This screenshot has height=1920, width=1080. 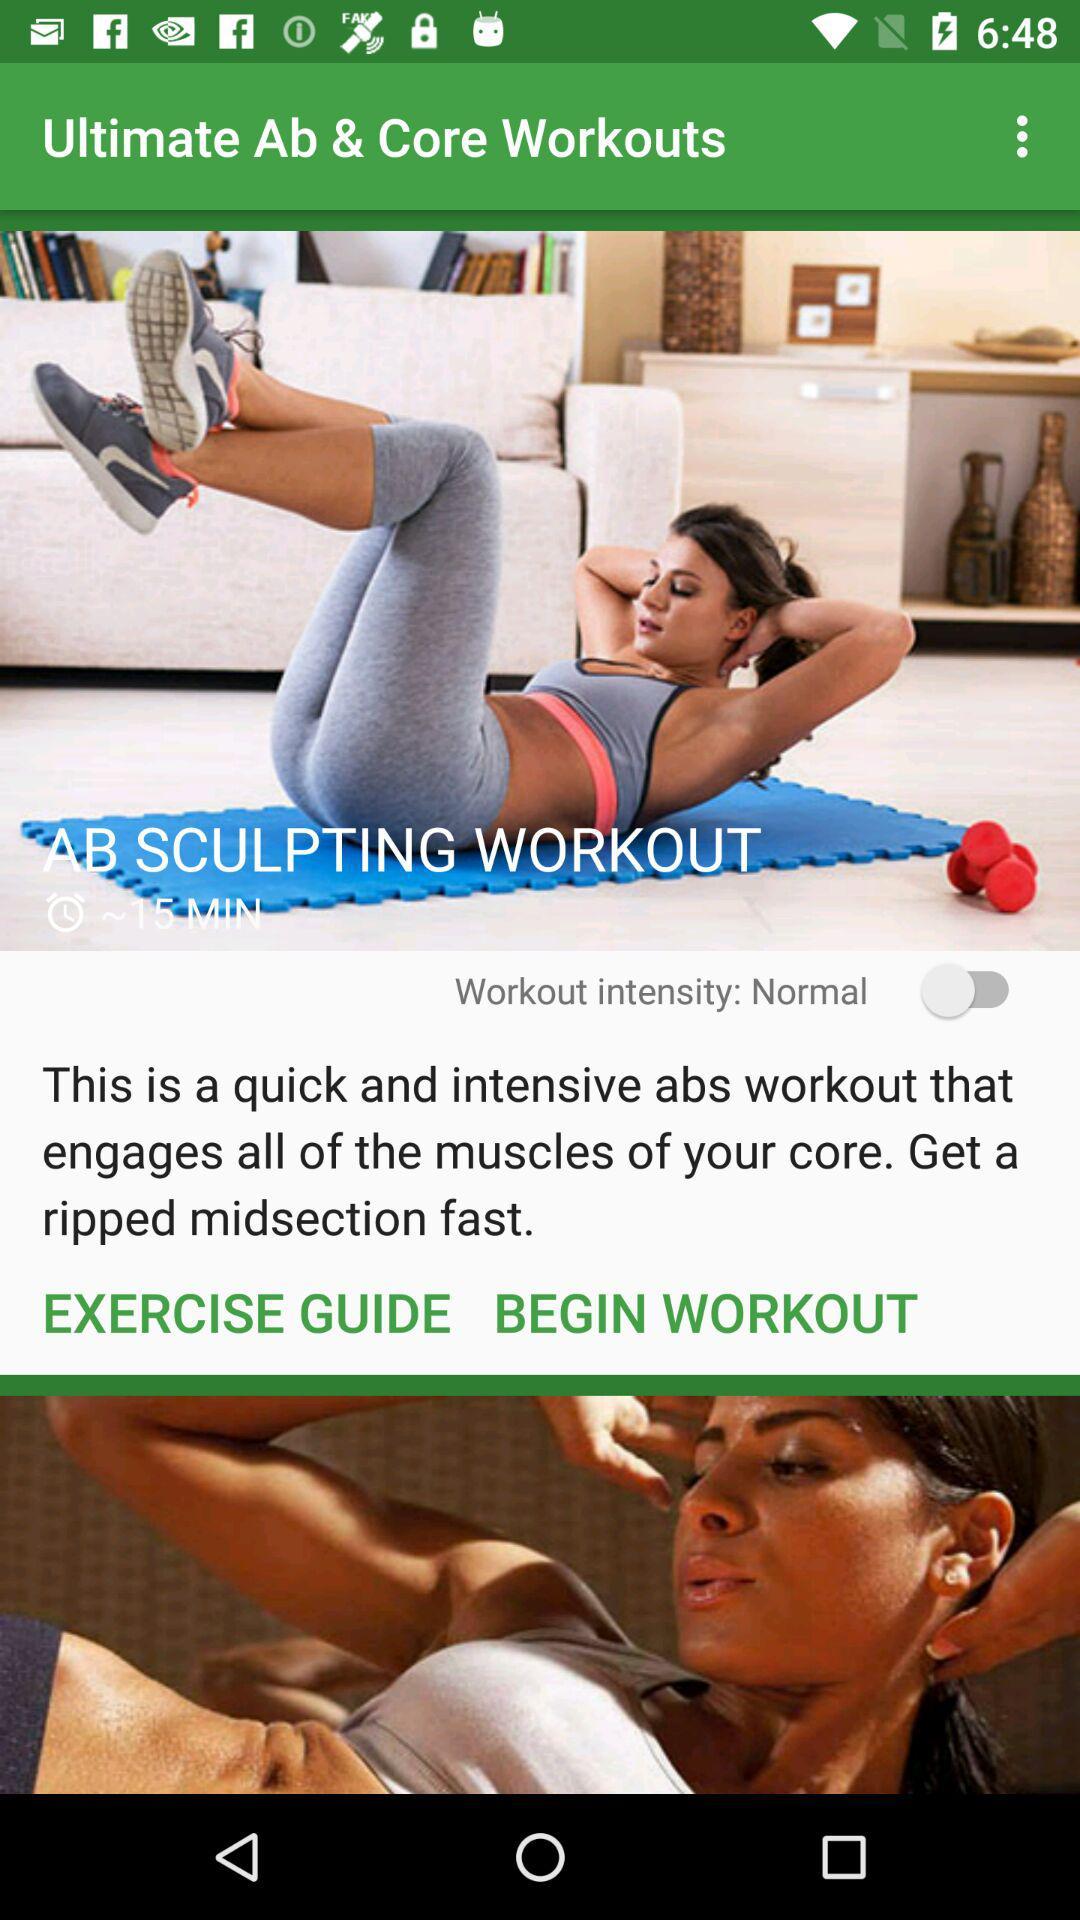 What do you see at coordinates (245, 1311) in the screenshot?
I see `exercise guide item` at bounding box center [245, 1311].